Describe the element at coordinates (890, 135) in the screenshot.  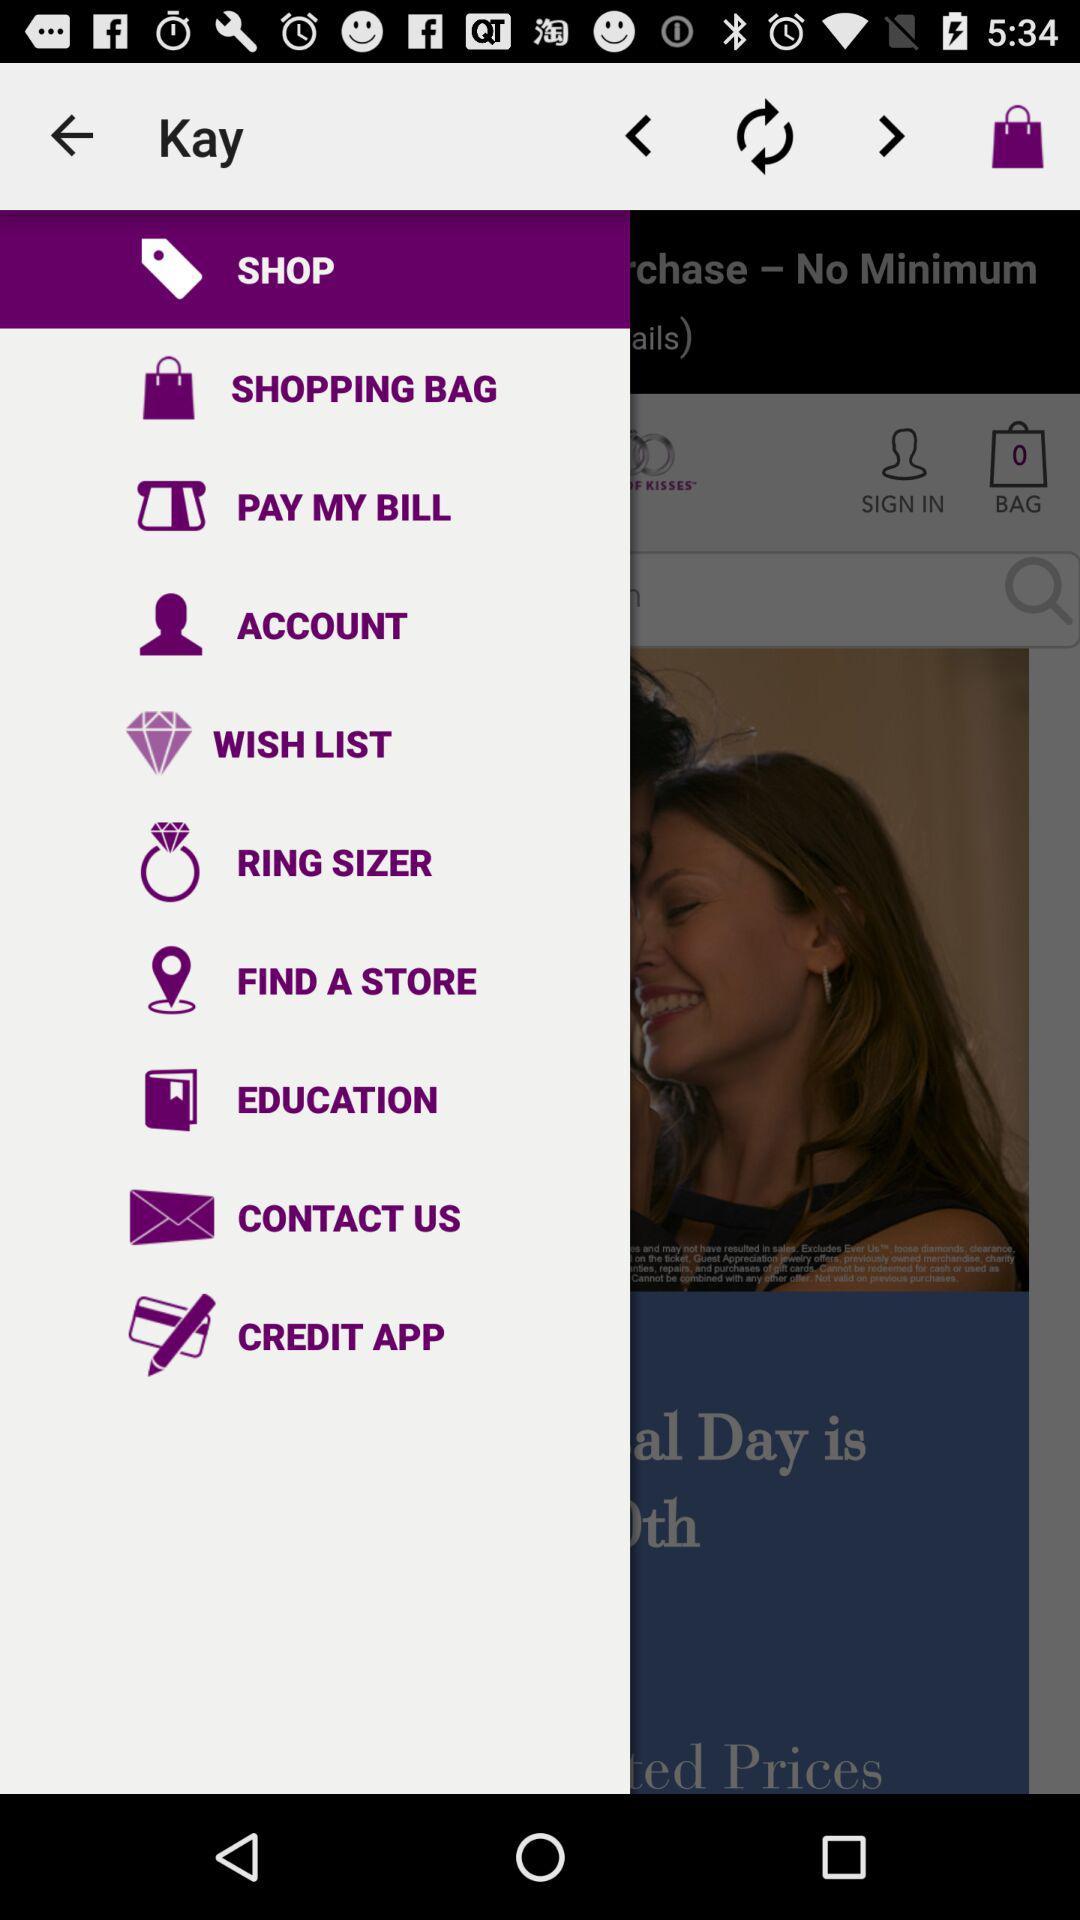
I see `go do next` at that location.